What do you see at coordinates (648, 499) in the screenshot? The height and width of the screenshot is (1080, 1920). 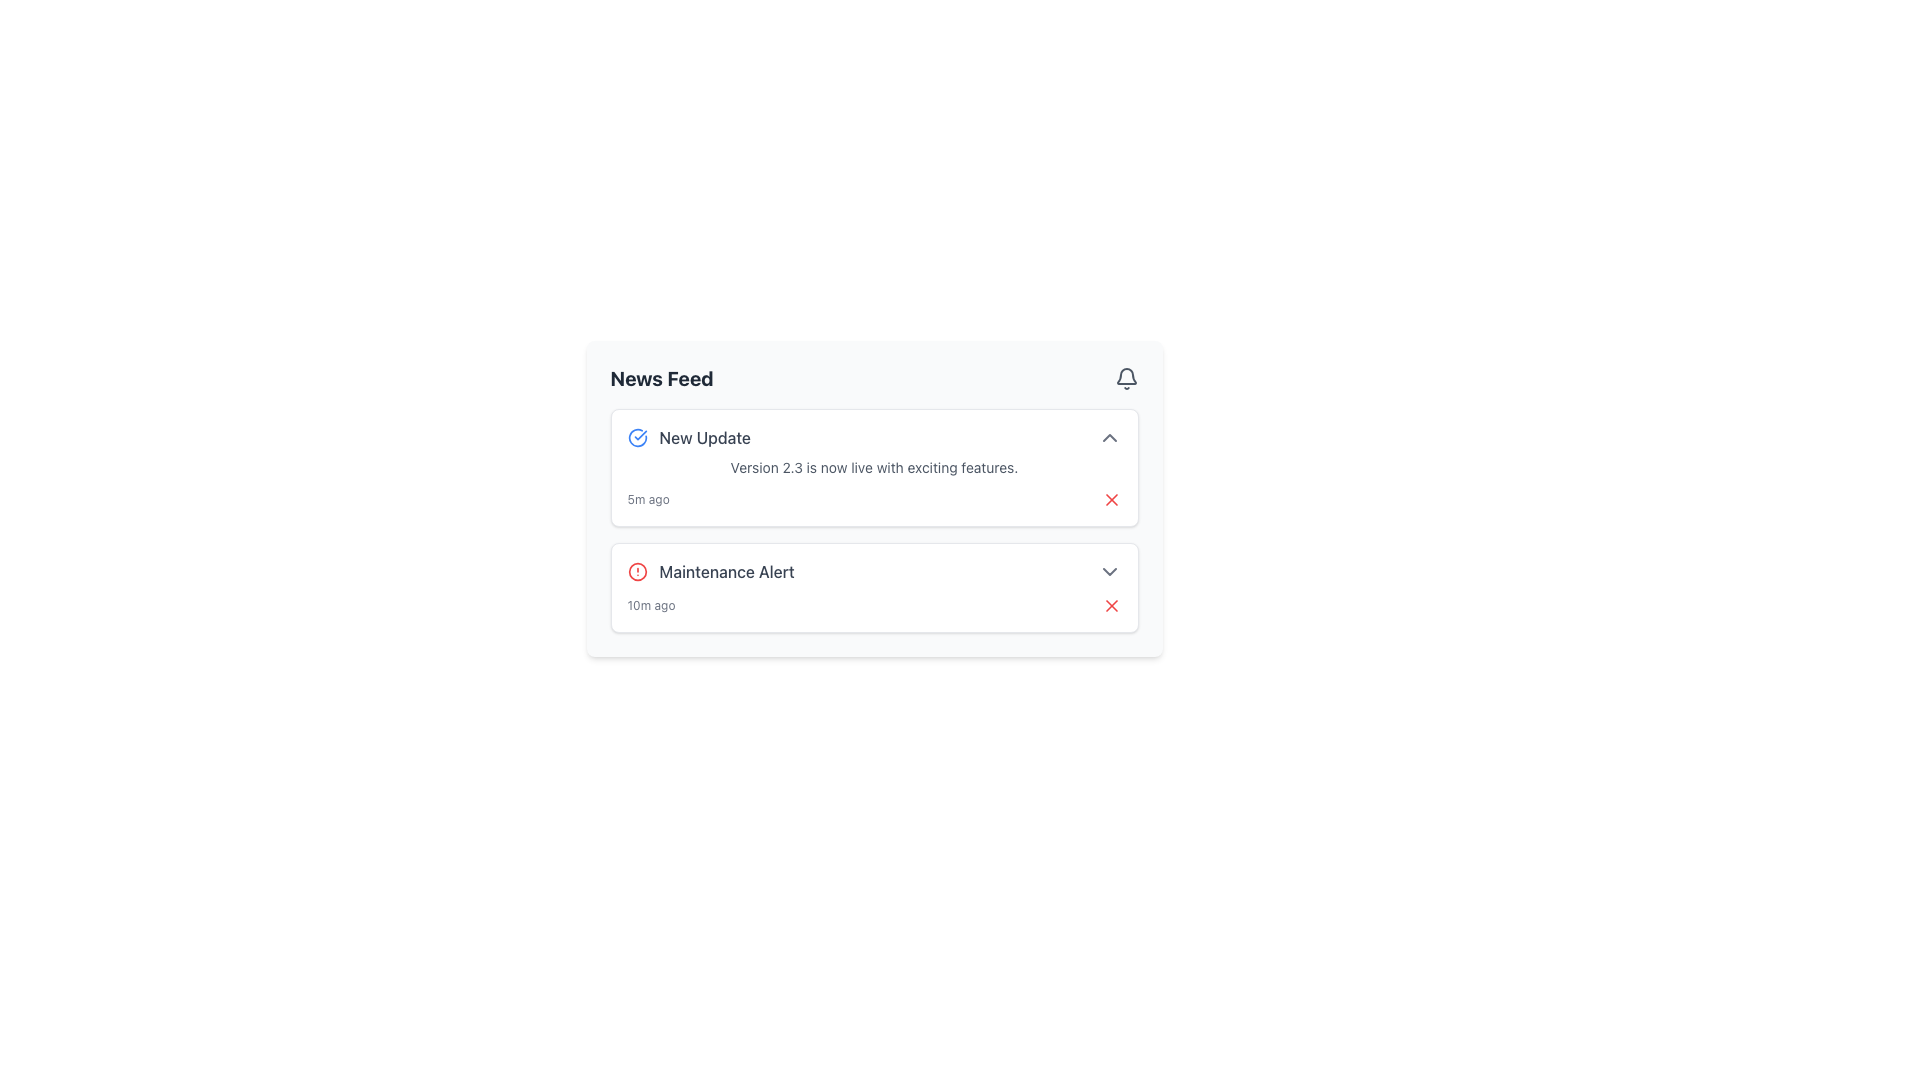 I see `the text label displaying '5m ago', which is a small, gray font located below the heading 'New Update' and above the line separating update categories` at bounding box center [648, 499].